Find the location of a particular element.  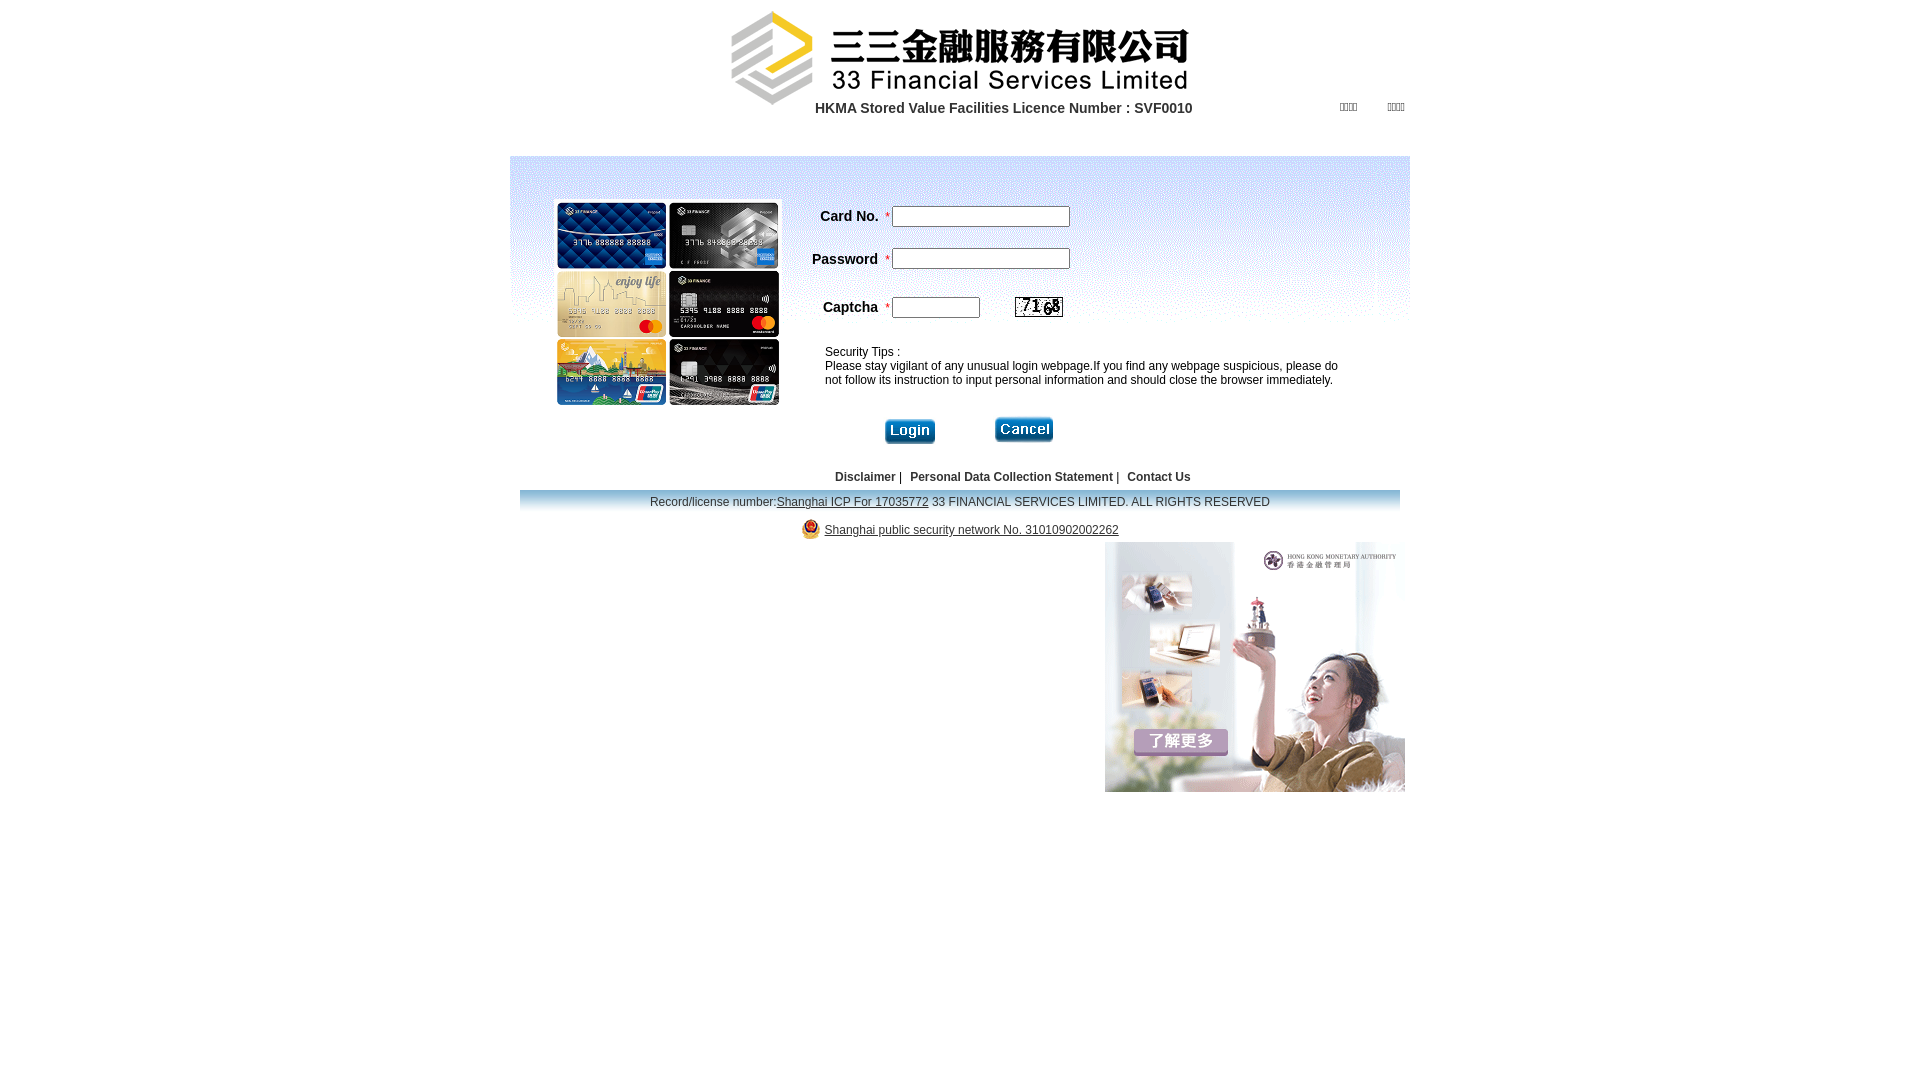

'Can not see clearly? Click here. ' is located at coordinates (1038, 307).